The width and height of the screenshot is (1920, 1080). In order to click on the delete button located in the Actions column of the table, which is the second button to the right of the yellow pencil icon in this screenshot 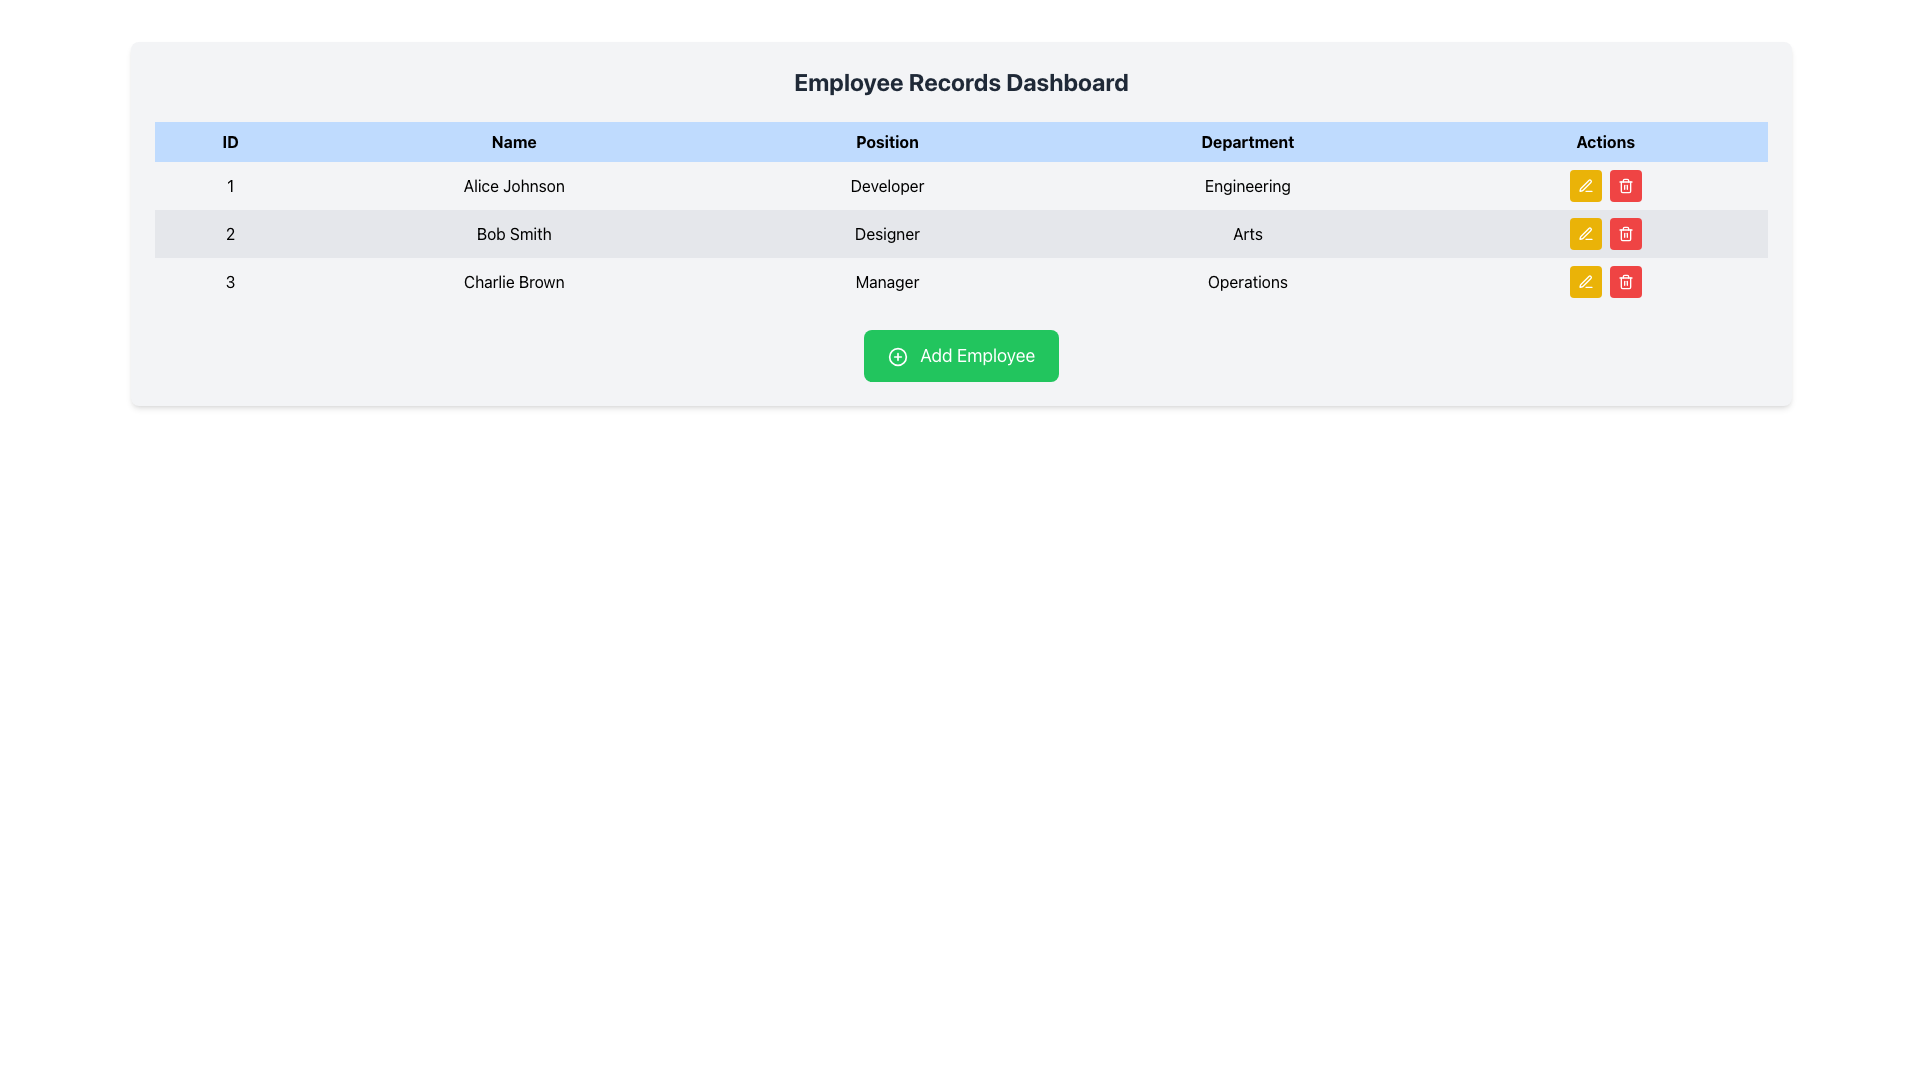, I will do `click(1625, 281)`.